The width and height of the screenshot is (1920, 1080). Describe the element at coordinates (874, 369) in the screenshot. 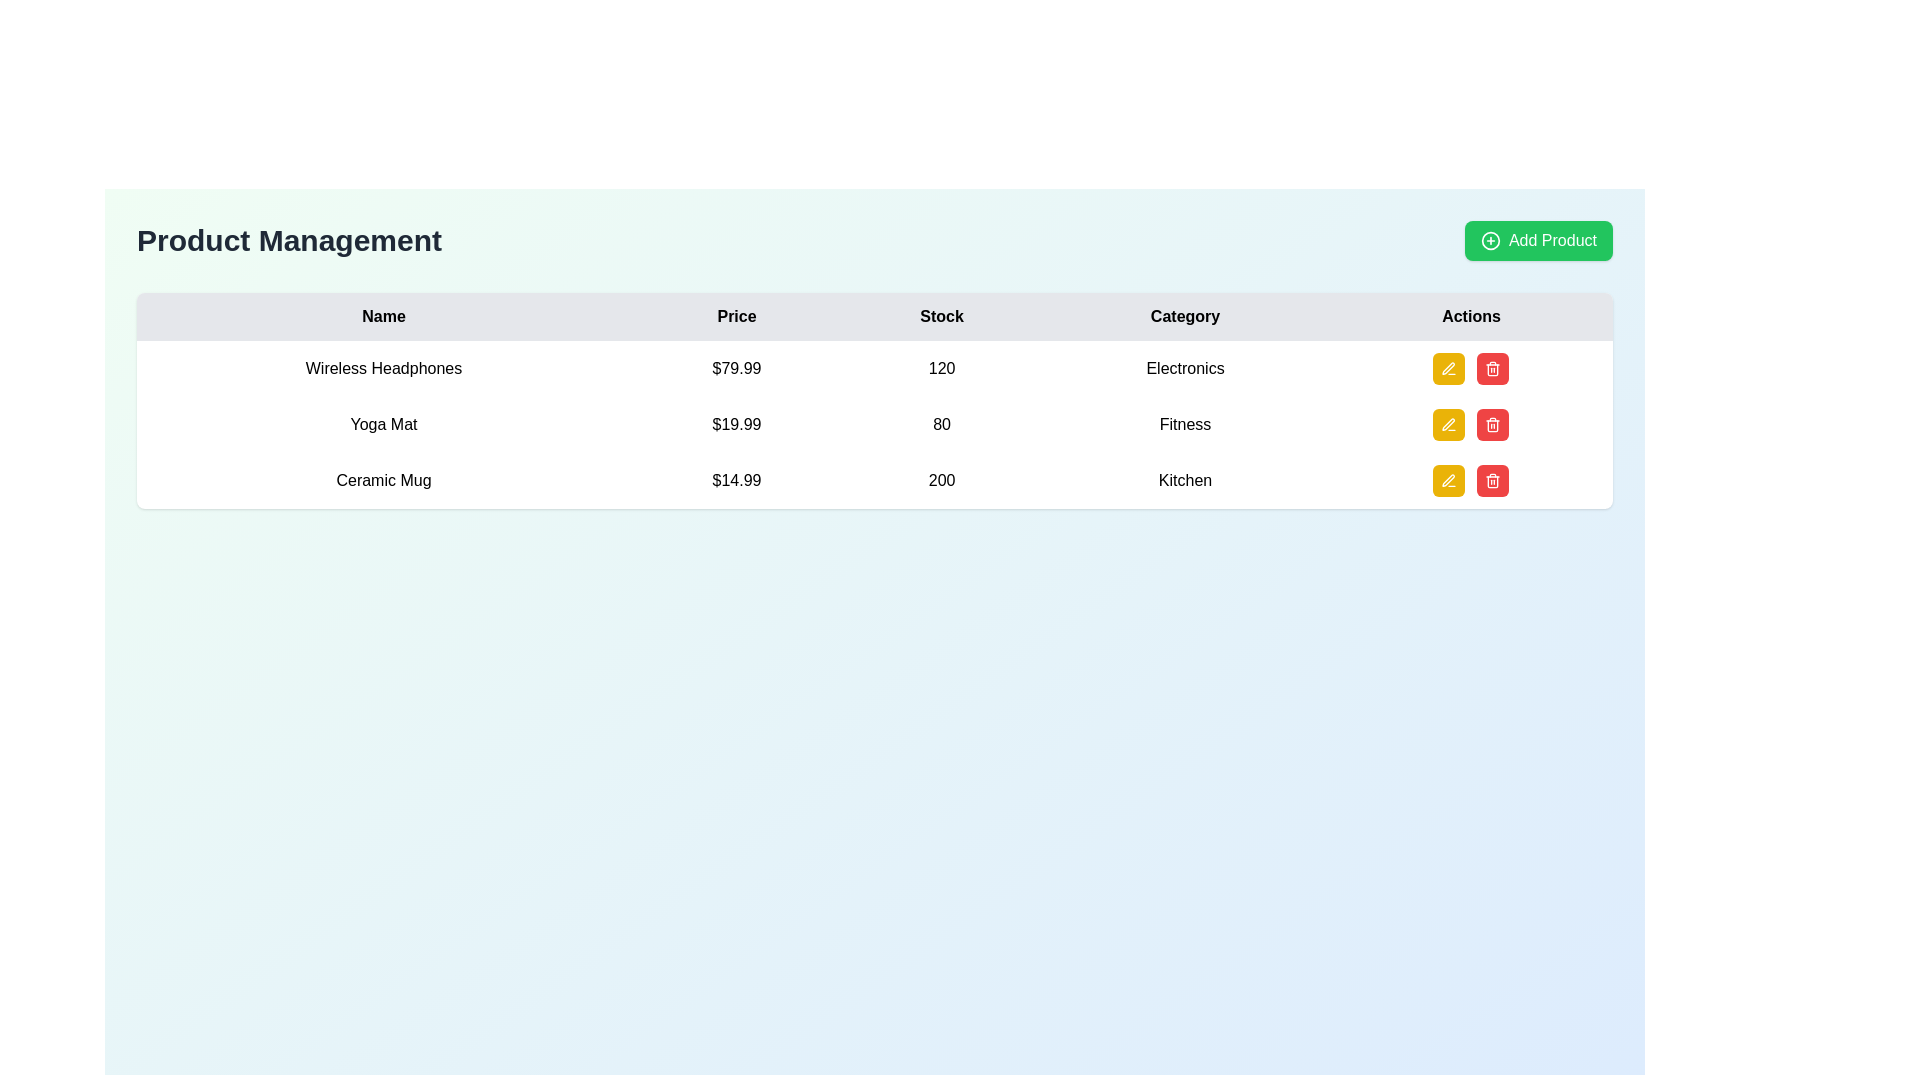

I see `the top entry row in the Product Management table, which displays details for 'Wireless Headphones'` at that location.